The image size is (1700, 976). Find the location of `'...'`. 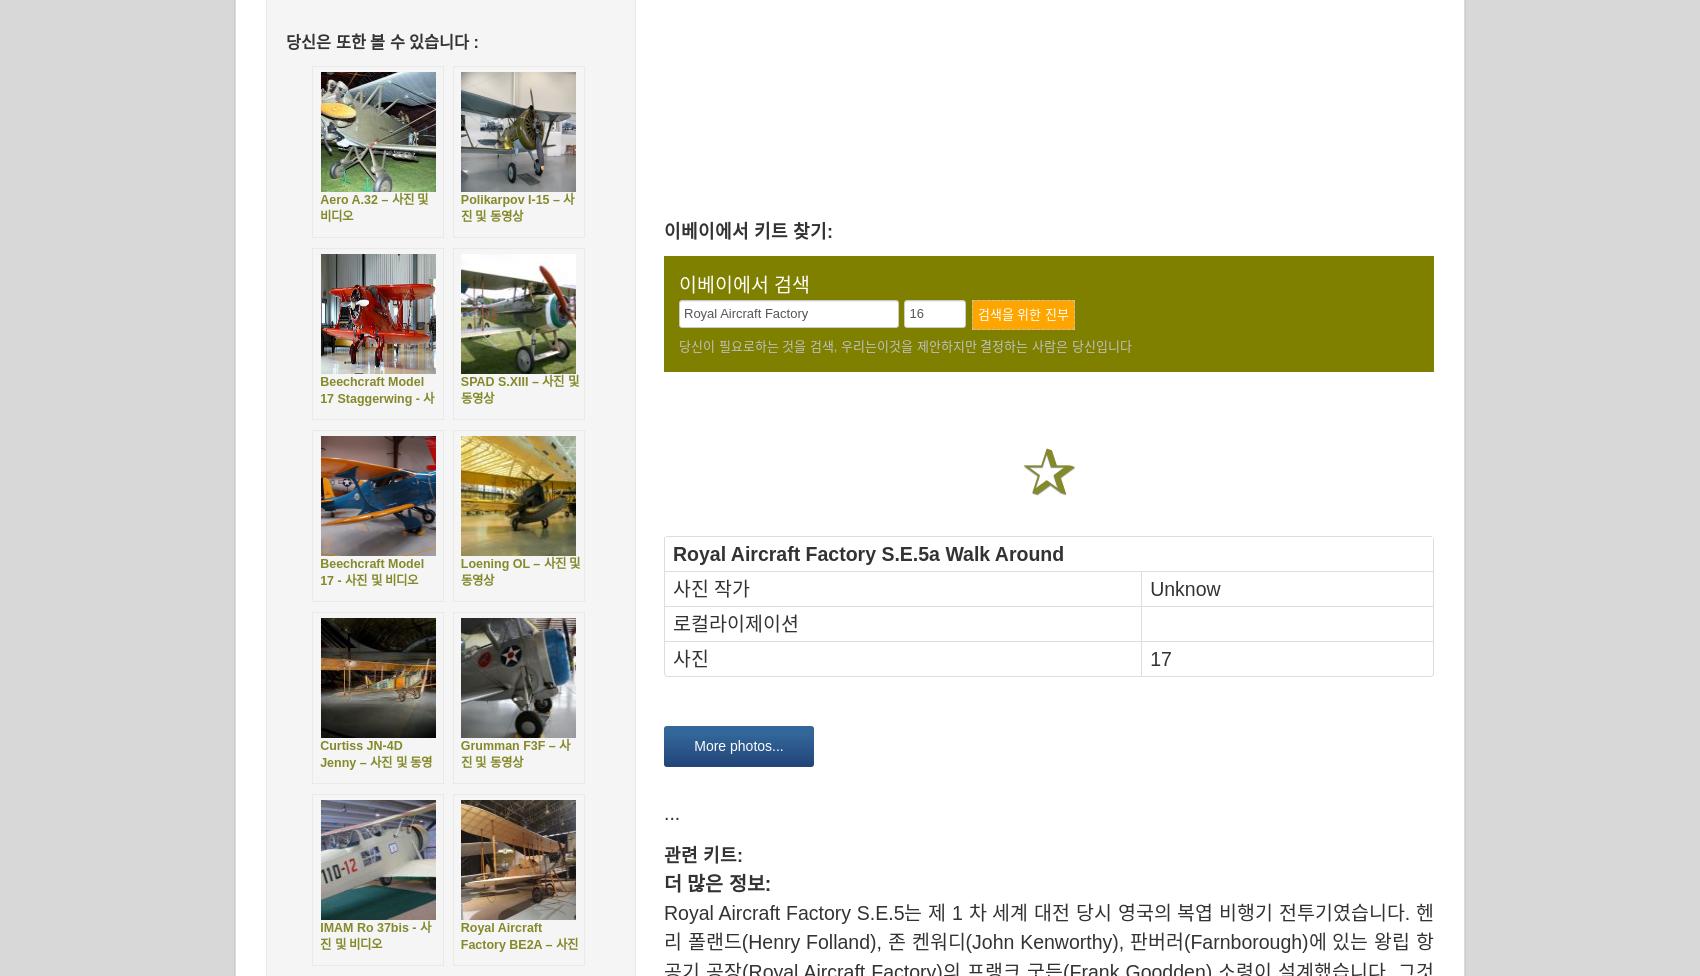

'...' is located at coordinates (672, 812).